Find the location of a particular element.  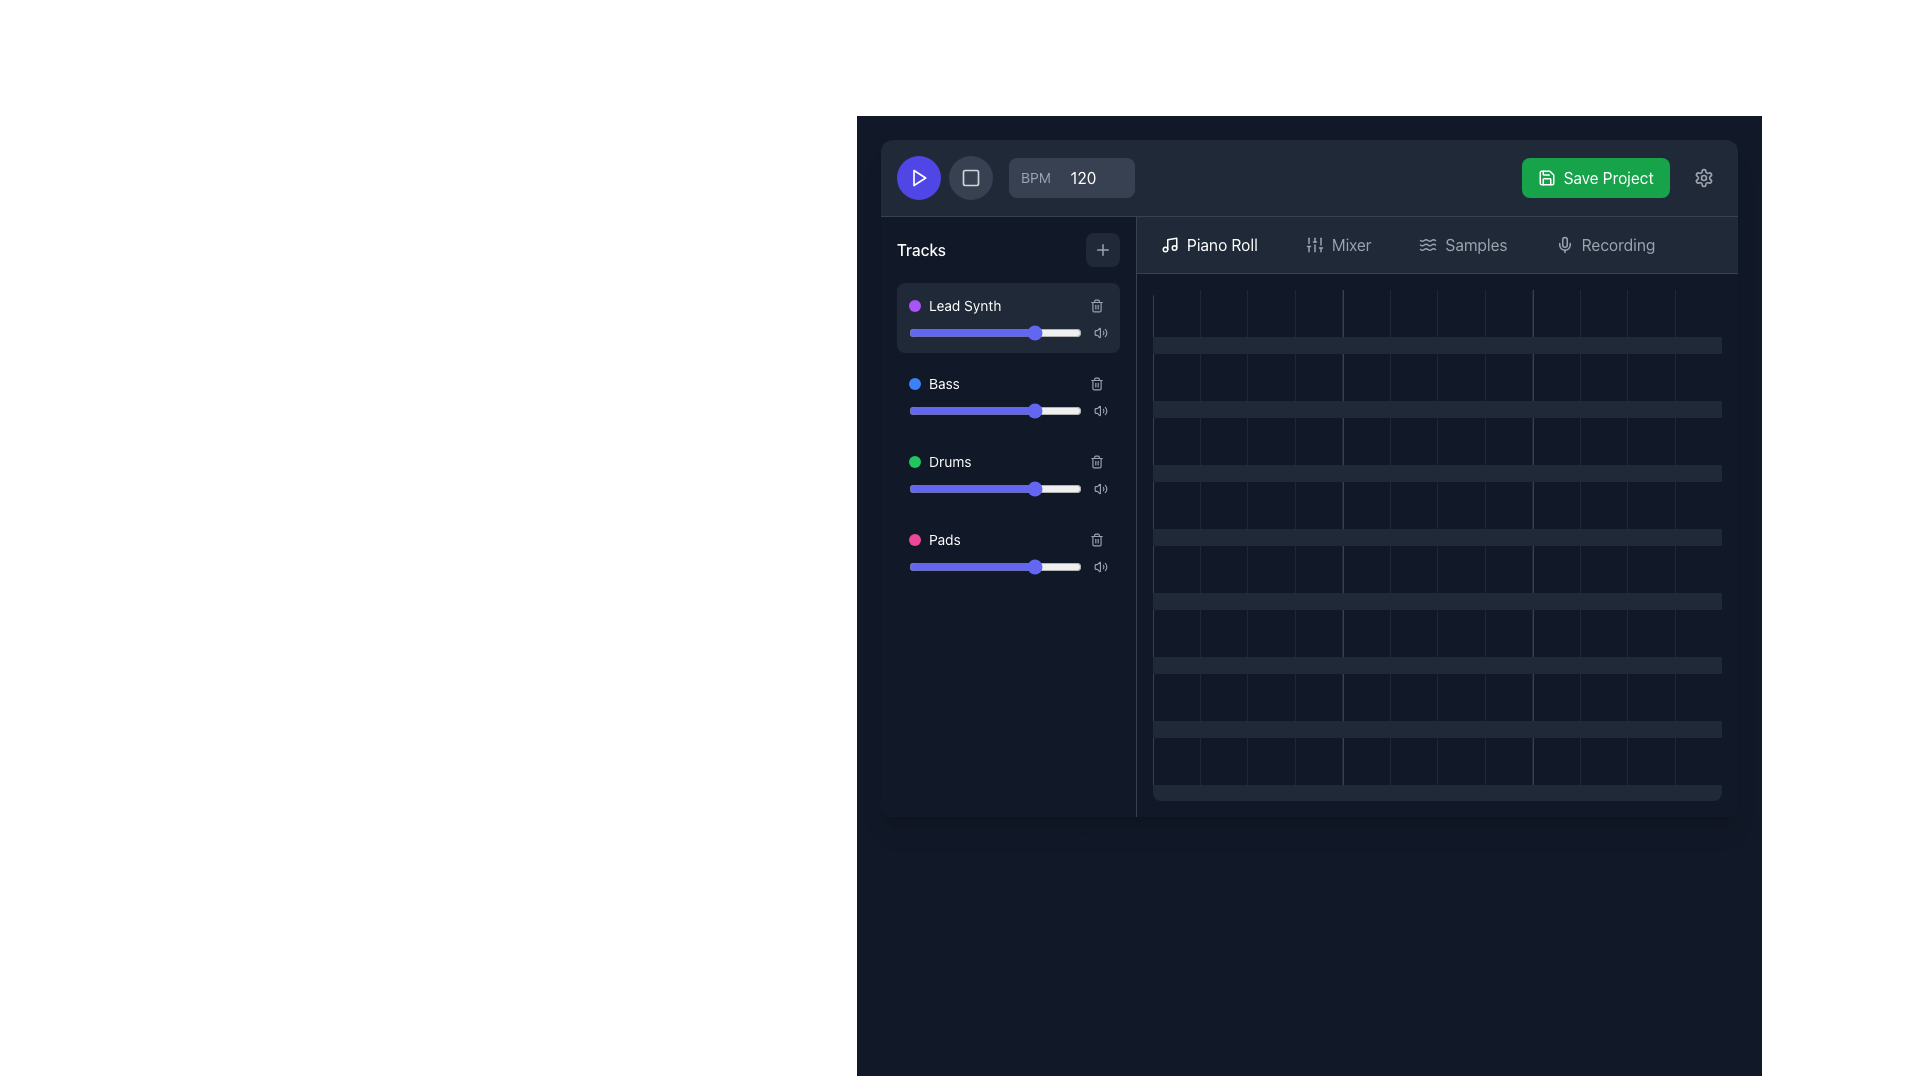

the small green circular Status indicator located to the left of the 'Drums' label in the sidebar track list panel is located at coordinates (914, 462).